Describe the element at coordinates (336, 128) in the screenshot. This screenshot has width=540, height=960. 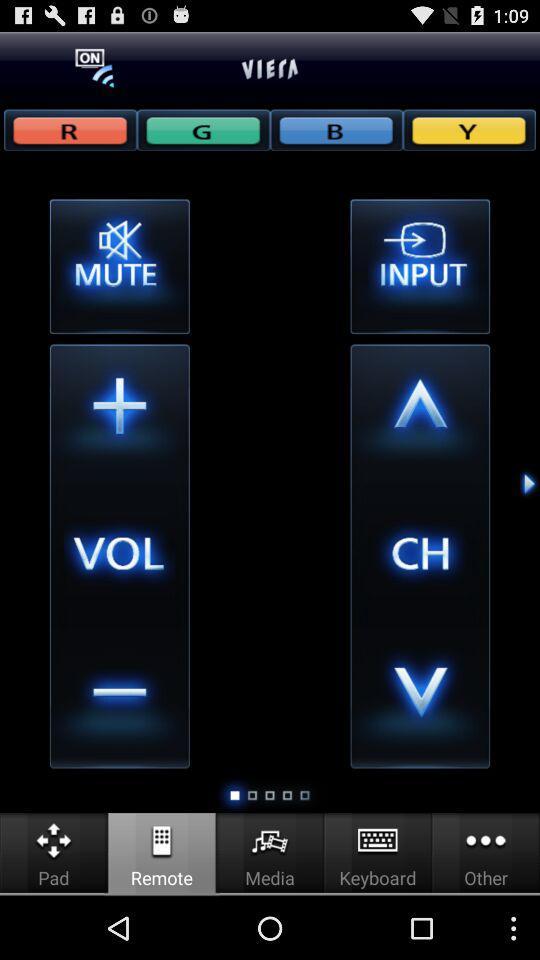
I see `b` at that location.